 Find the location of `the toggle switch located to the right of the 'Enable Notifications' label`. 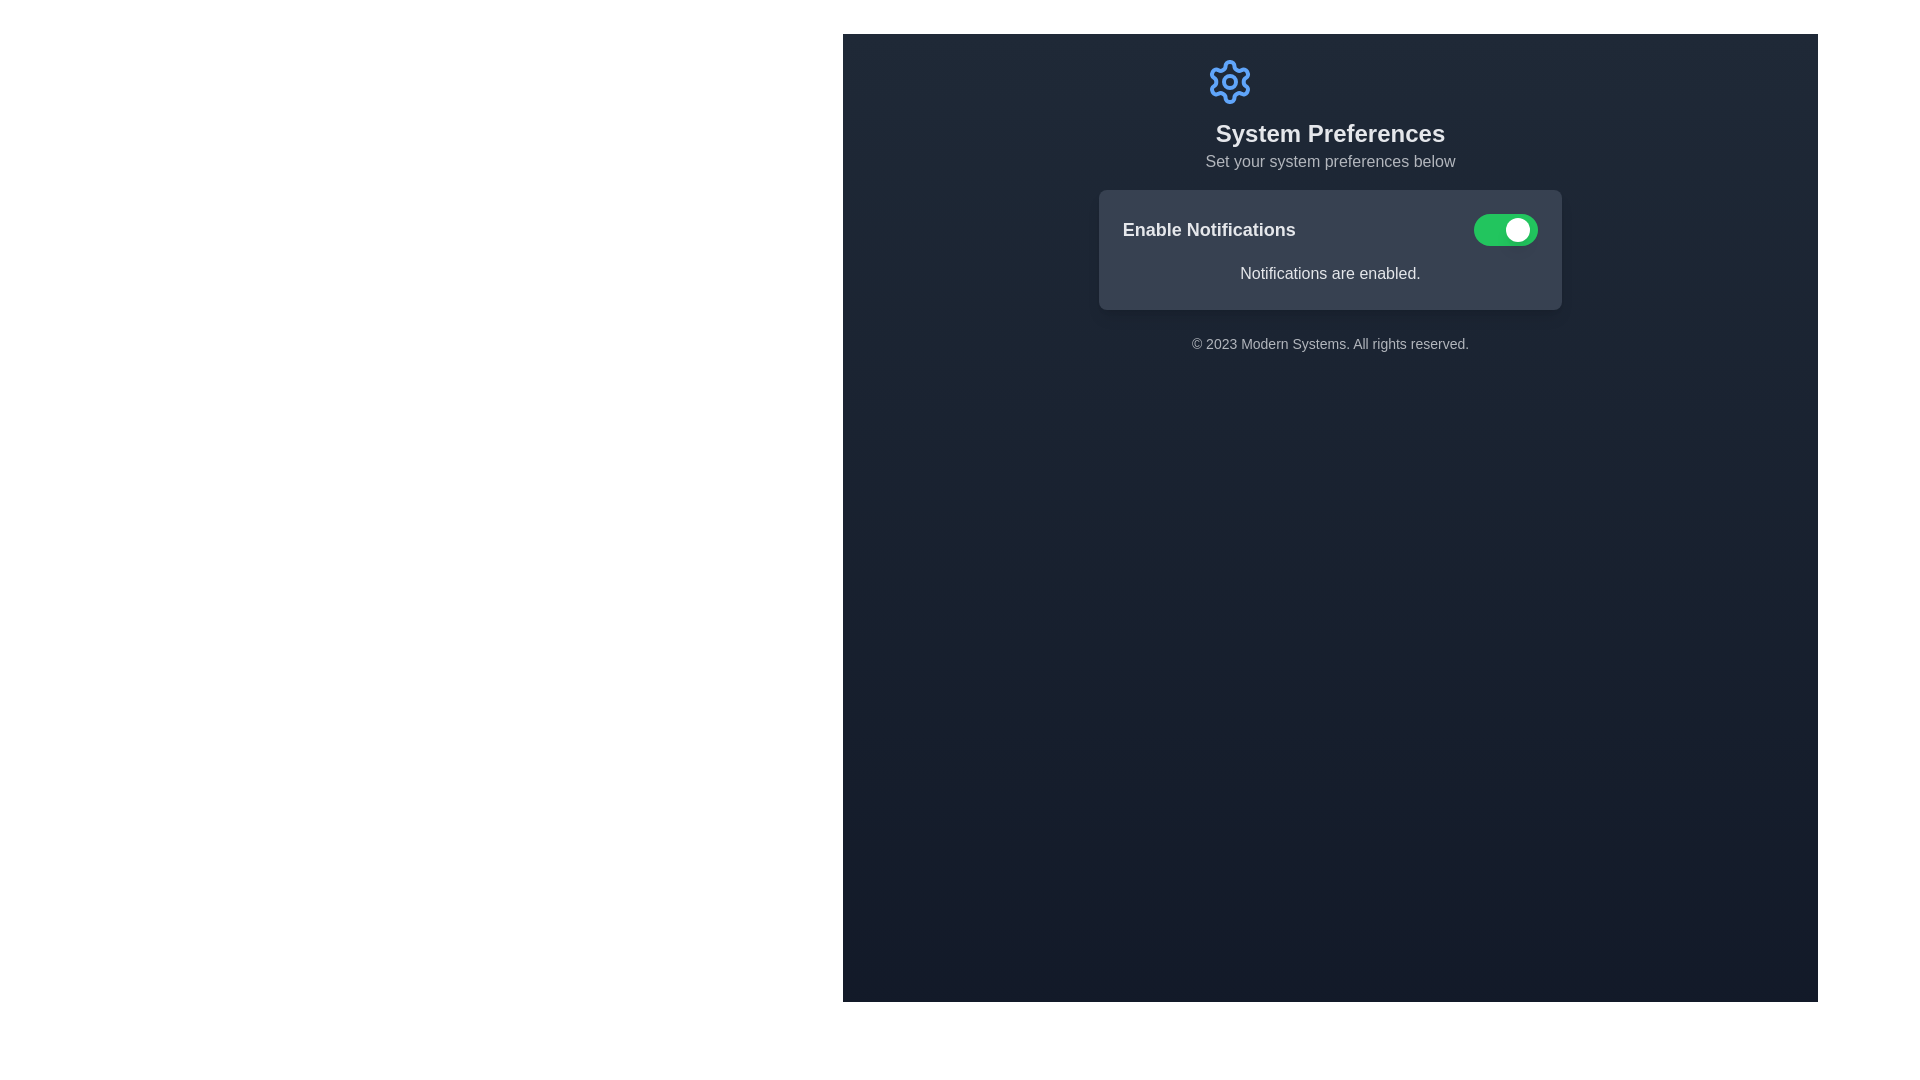

the toggle switch located to the right of the 'Enable Notifications' label is located at coordinates (1506, 229).